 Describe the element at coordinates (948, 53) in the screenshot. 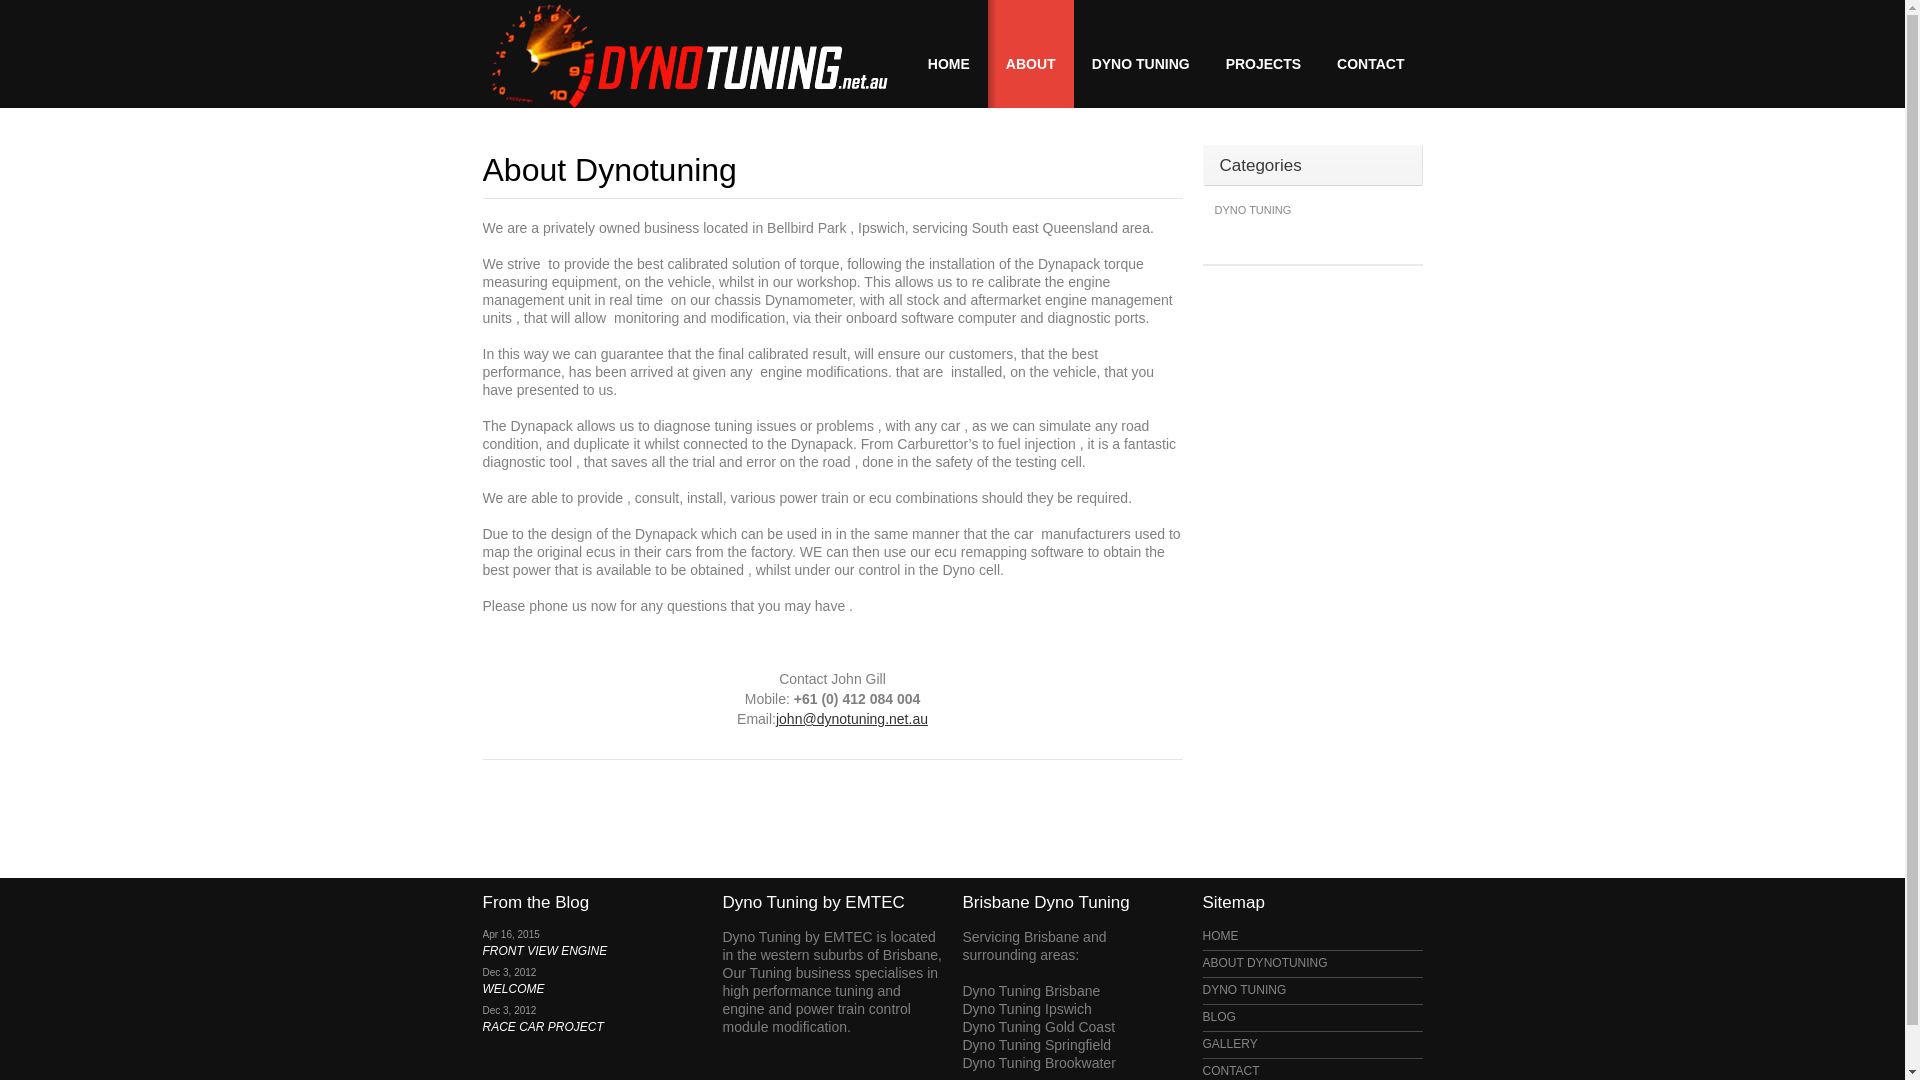

I see `'HOME'` at that location.